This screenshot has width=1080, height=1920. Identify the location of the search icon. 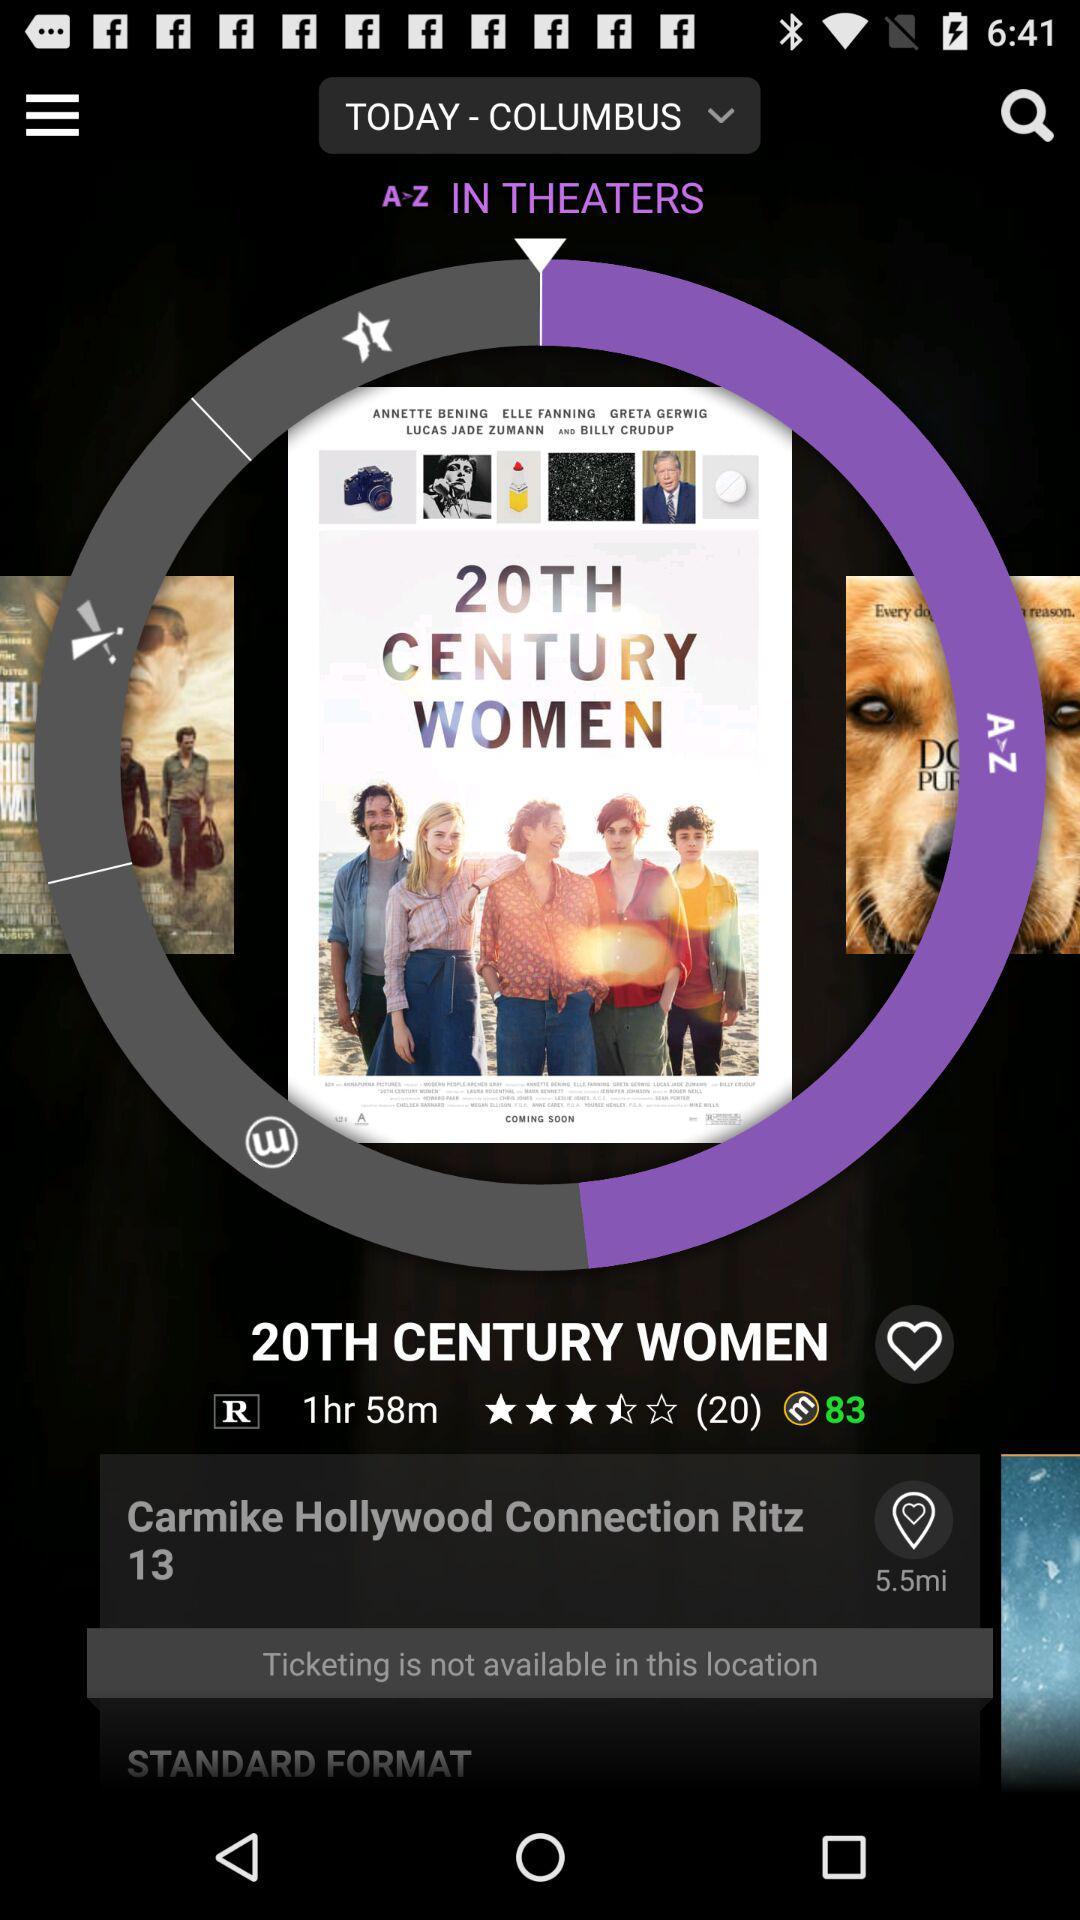
(1027, 122).